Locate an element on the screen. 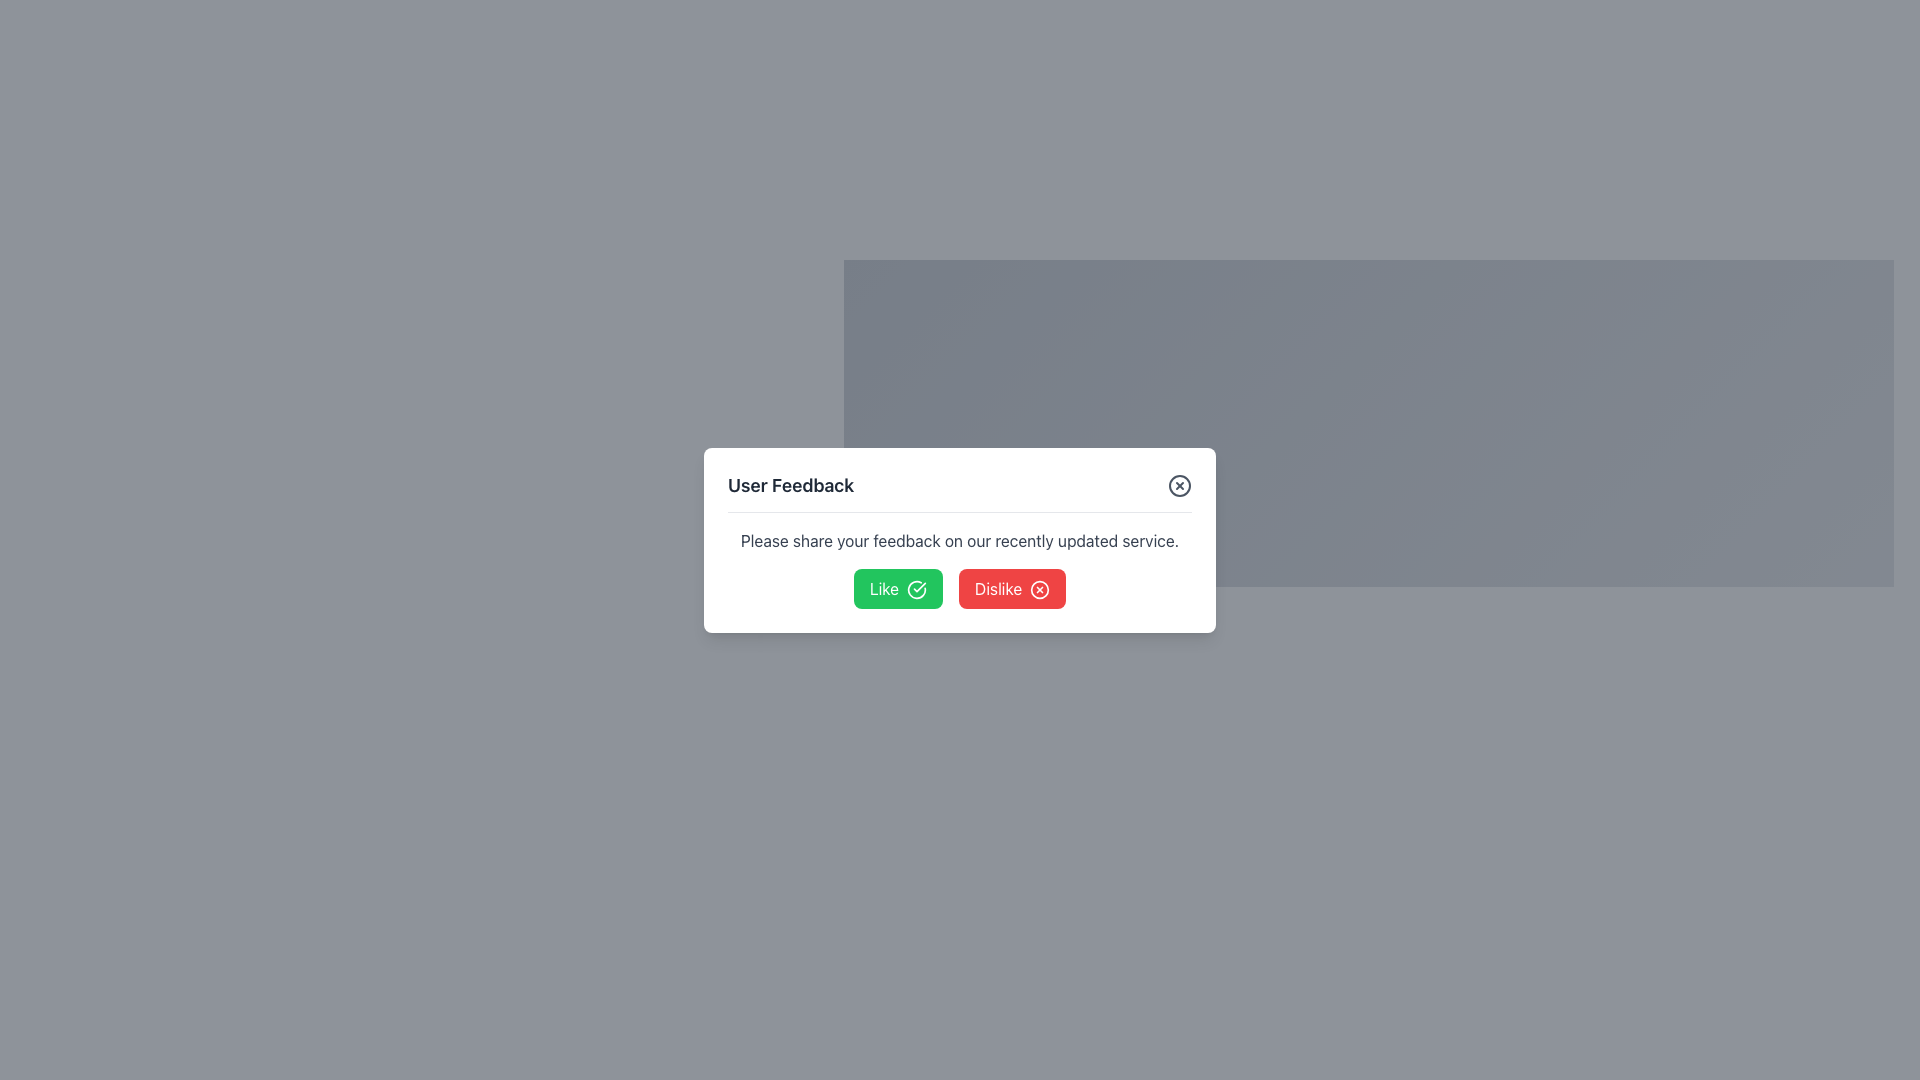  design of the confirmation icon located to the right of the 'Like' button in the feedback dialog box is located at coordinates (915, 589).